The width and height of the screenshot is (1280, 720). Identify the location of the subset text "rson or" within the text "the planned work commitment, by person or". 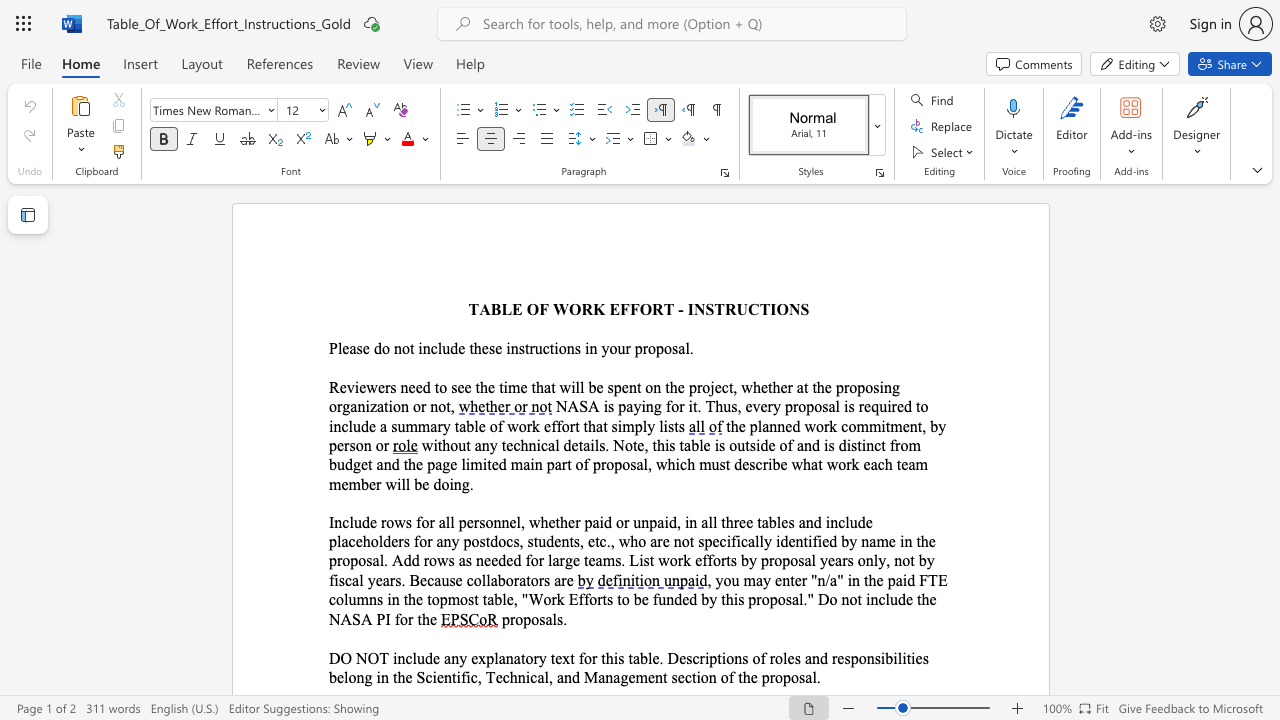
(344, 444).